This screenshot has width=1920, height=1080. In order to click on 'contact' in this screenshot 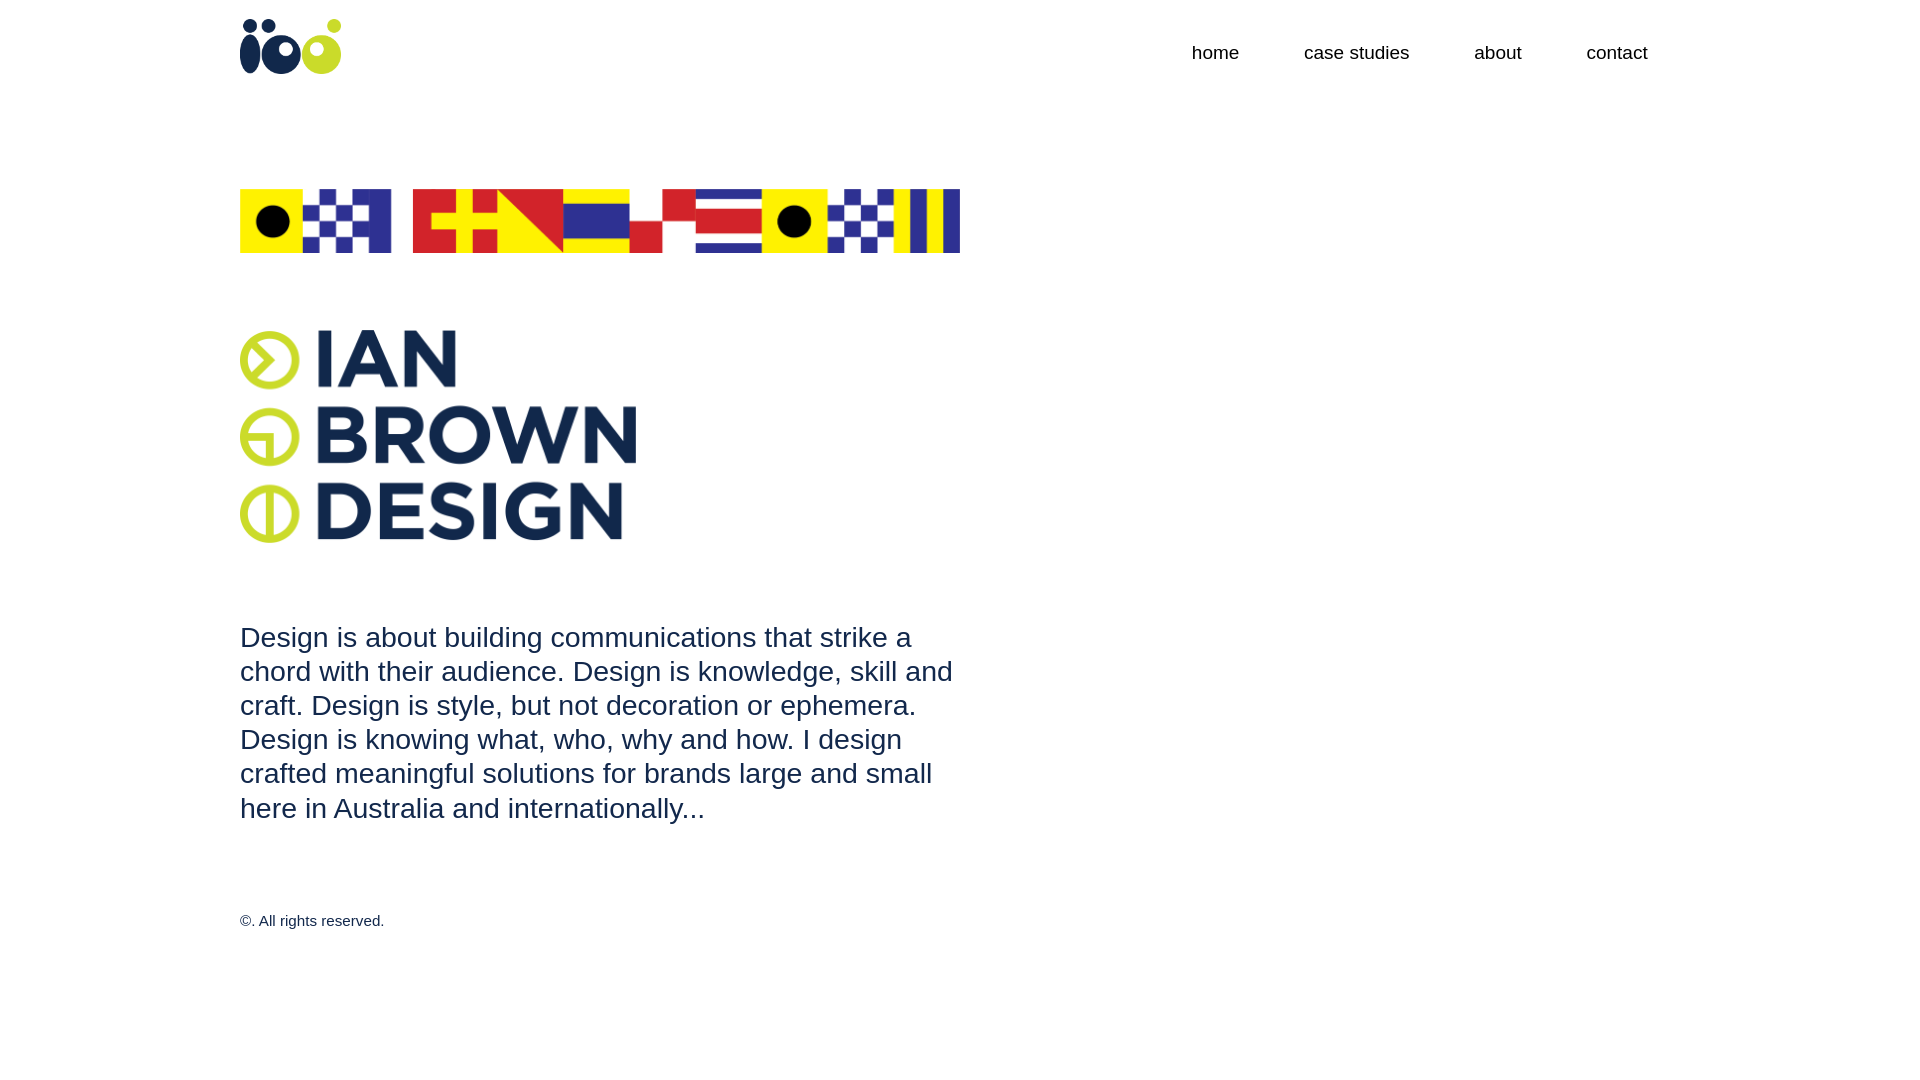, I will do `click(1617, 51)`.